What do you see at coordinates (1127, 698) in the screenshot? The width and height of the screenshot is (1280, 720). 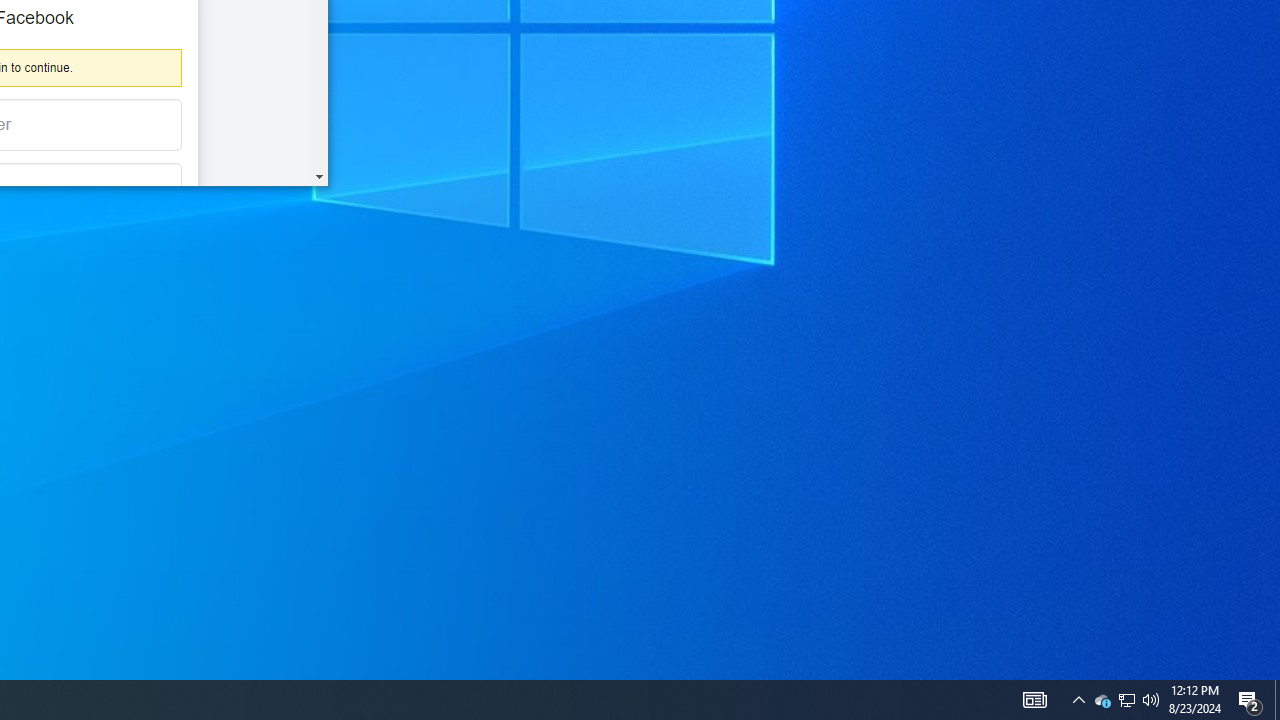 I see `'Notification Chevron'` at bounding box center [1127, 698].